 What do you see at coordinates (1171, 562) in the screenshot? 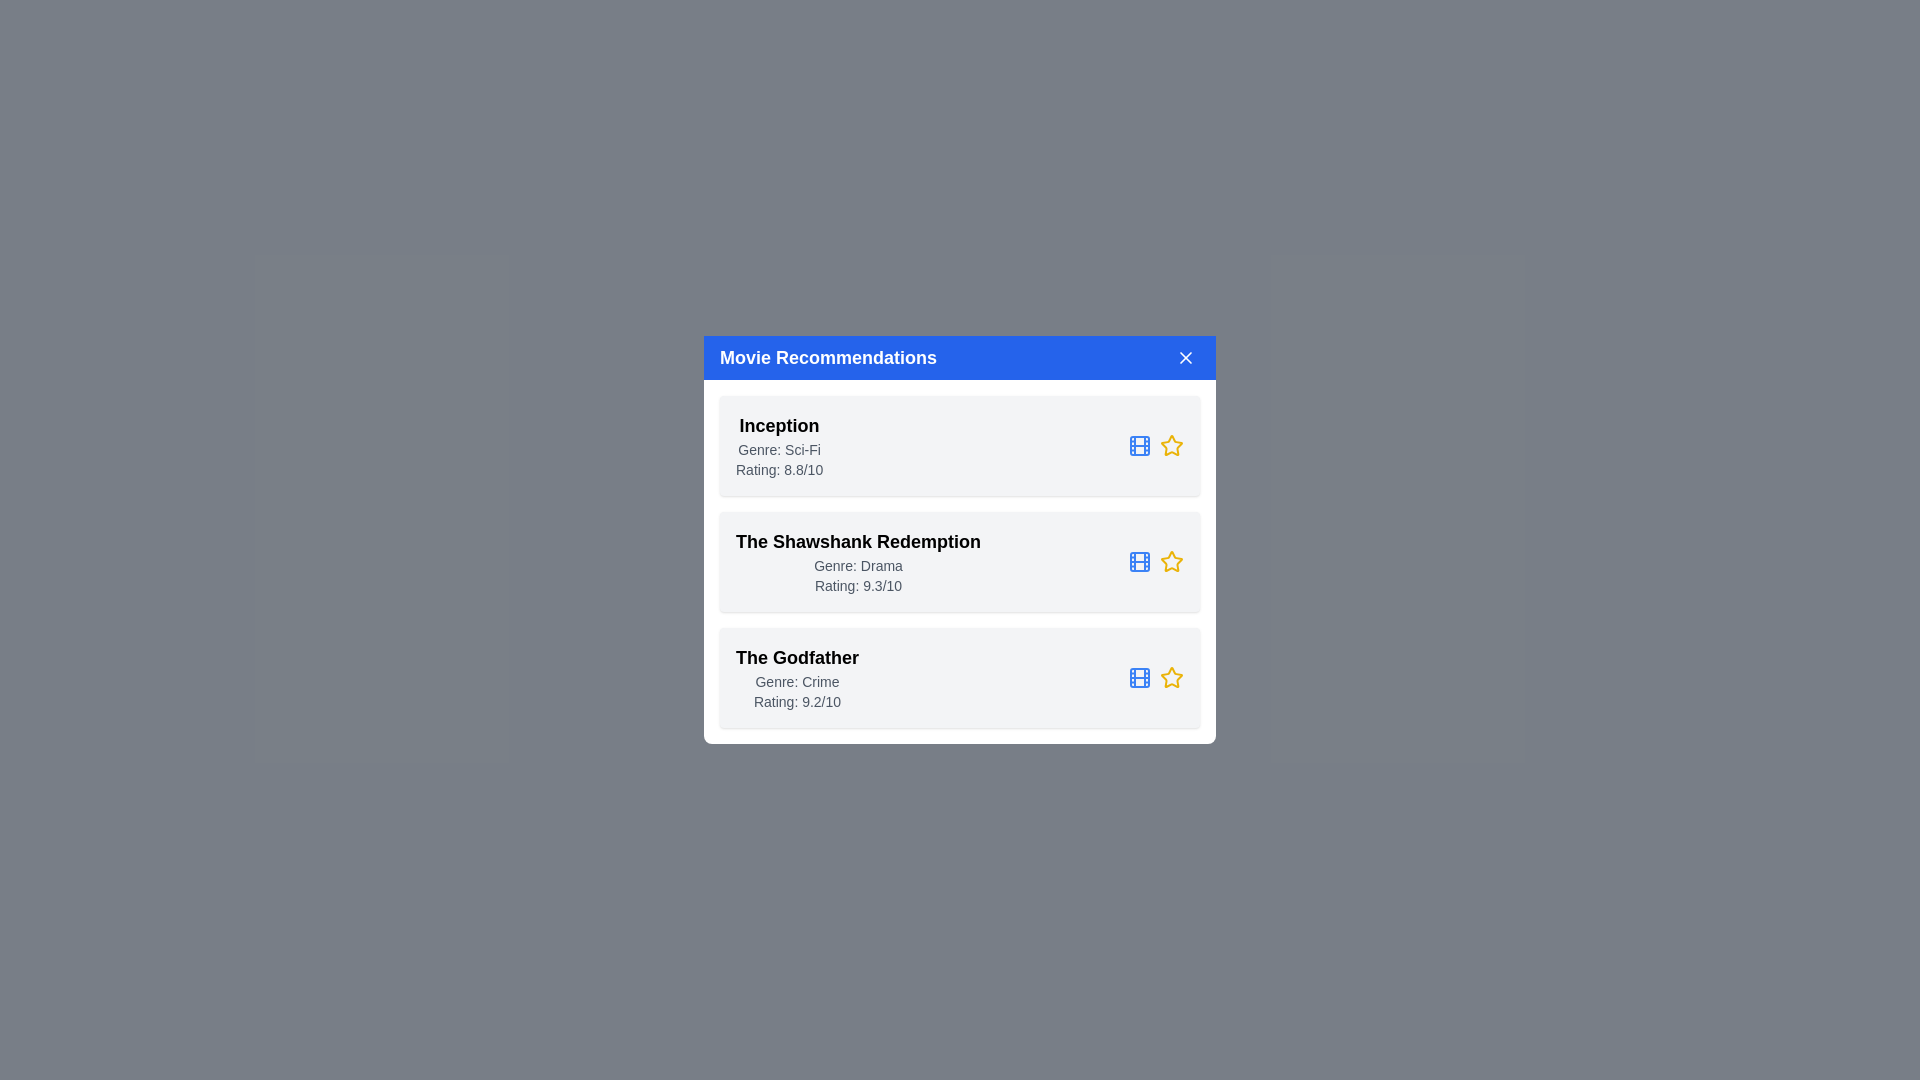
I see `the Star icon for the movie The Shawshank Redemption` at bounding box center [1171, 562].